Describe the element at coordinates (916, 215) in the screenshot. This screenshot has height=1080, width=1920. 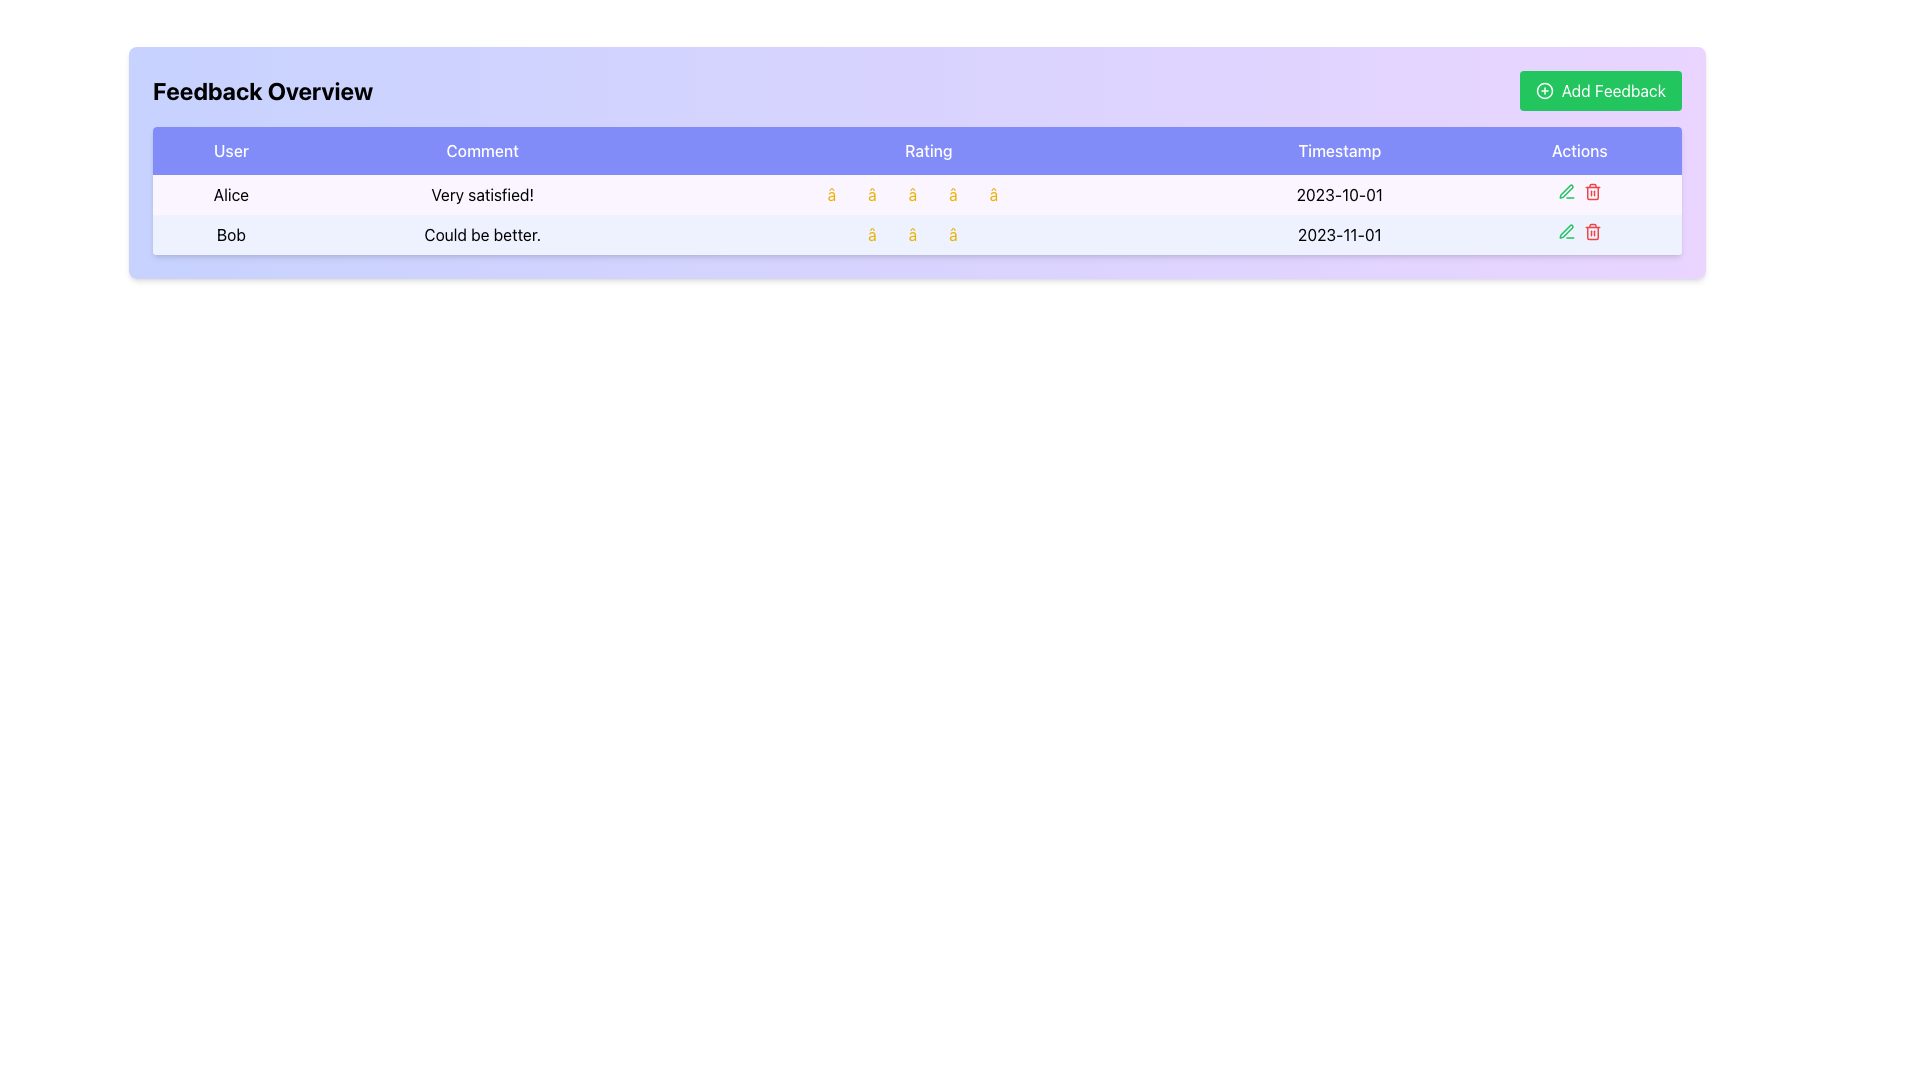
I see `the action icons in the second row of the feedback table` at that location.